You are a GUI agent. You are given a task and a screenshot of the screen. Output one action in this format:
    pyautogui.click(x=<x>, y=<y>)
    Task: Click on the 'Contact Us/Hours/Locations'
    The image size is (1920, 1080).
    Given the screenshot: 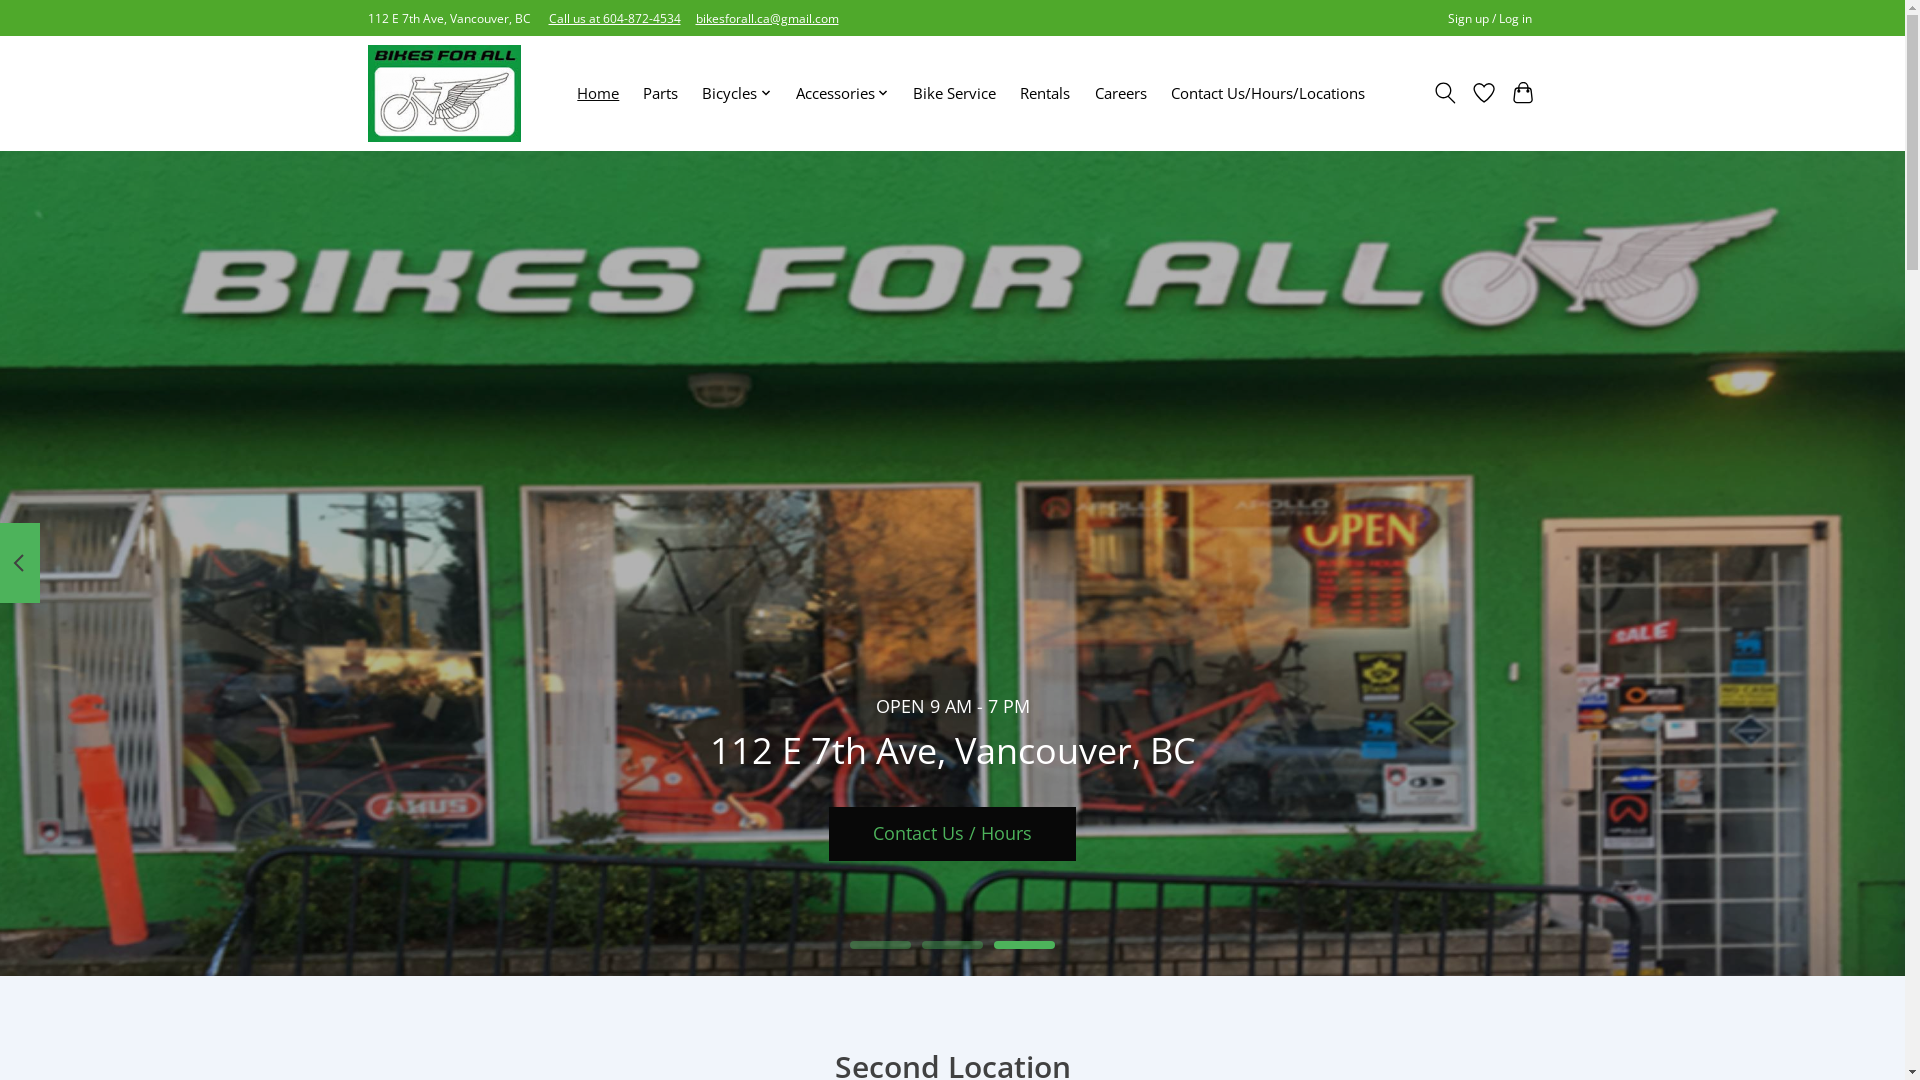 What is the action you would take?
    pyautogui.click(x=1162, y=93)
    